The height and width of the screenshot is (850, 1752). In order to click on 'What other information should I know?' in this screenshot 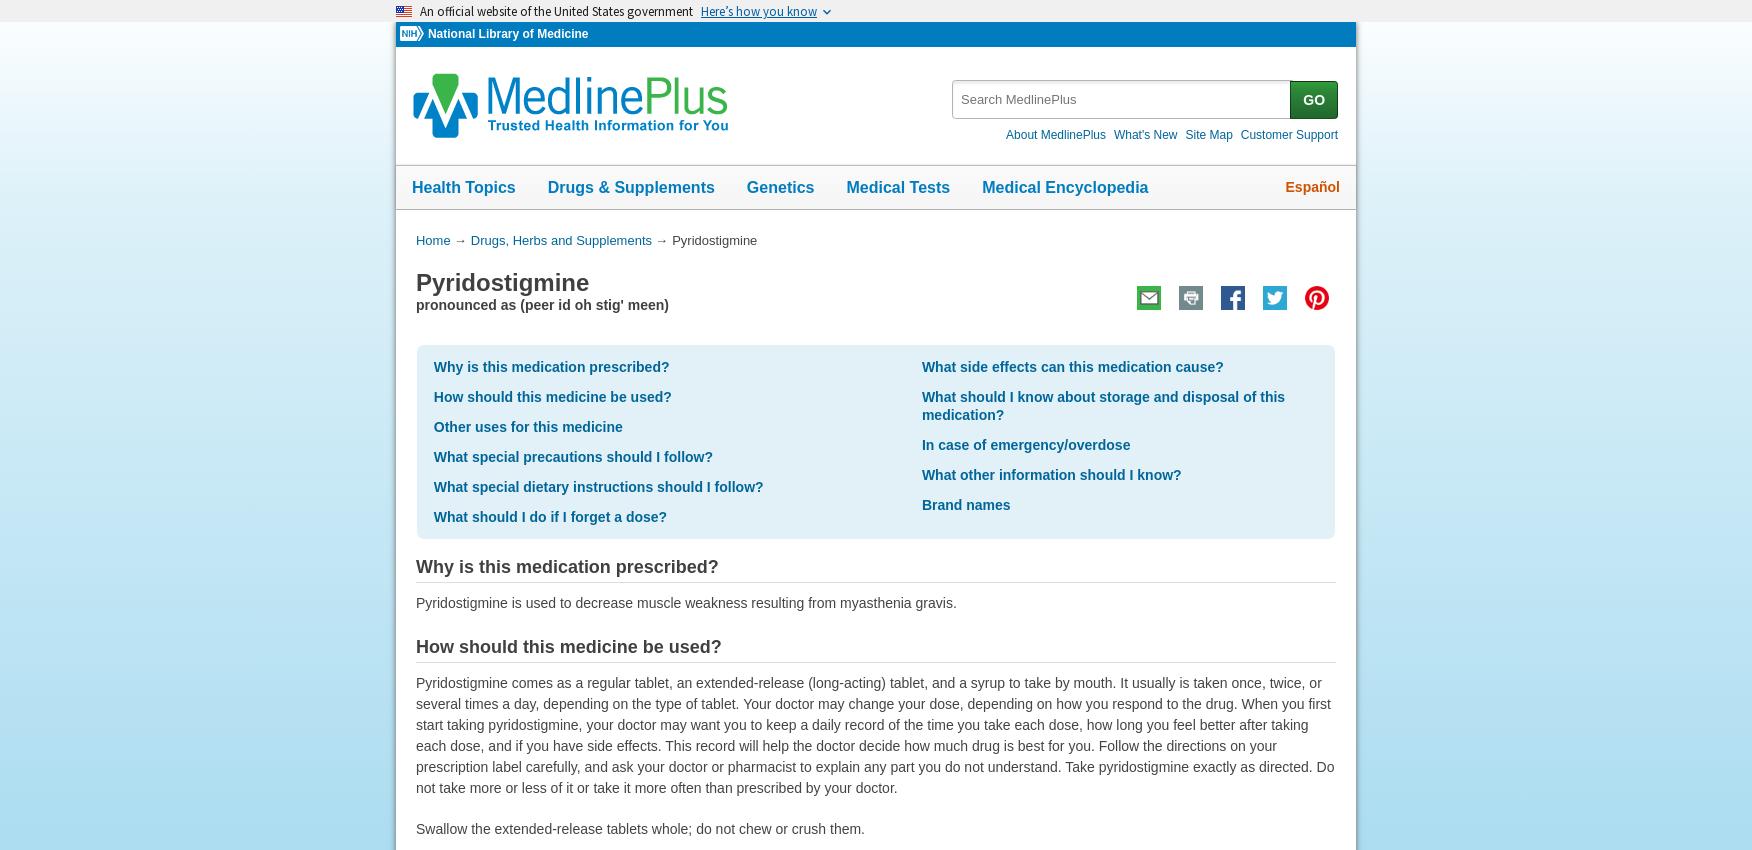, I will do `click(1051, 473)`.